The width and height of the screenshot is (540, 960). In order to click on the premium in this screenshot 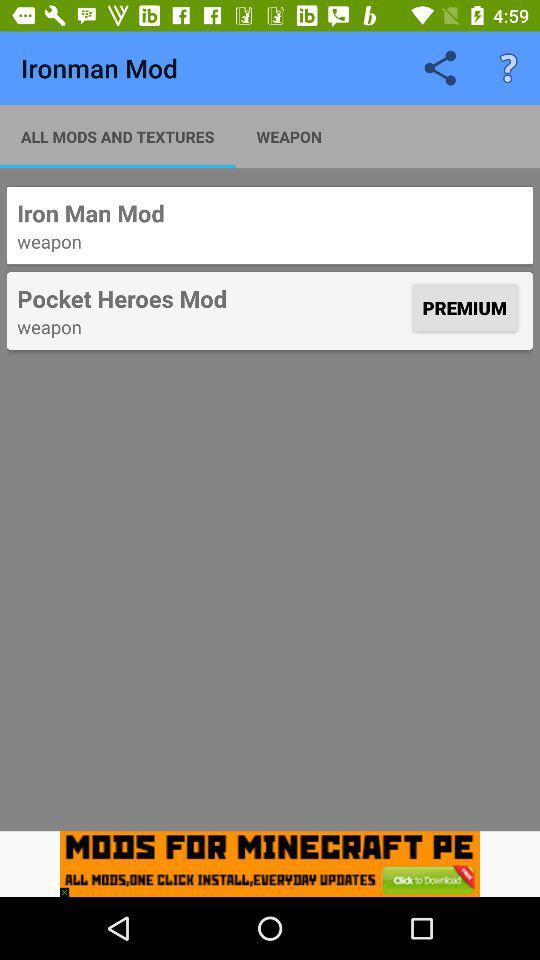, I will do `click(464, 307)`.